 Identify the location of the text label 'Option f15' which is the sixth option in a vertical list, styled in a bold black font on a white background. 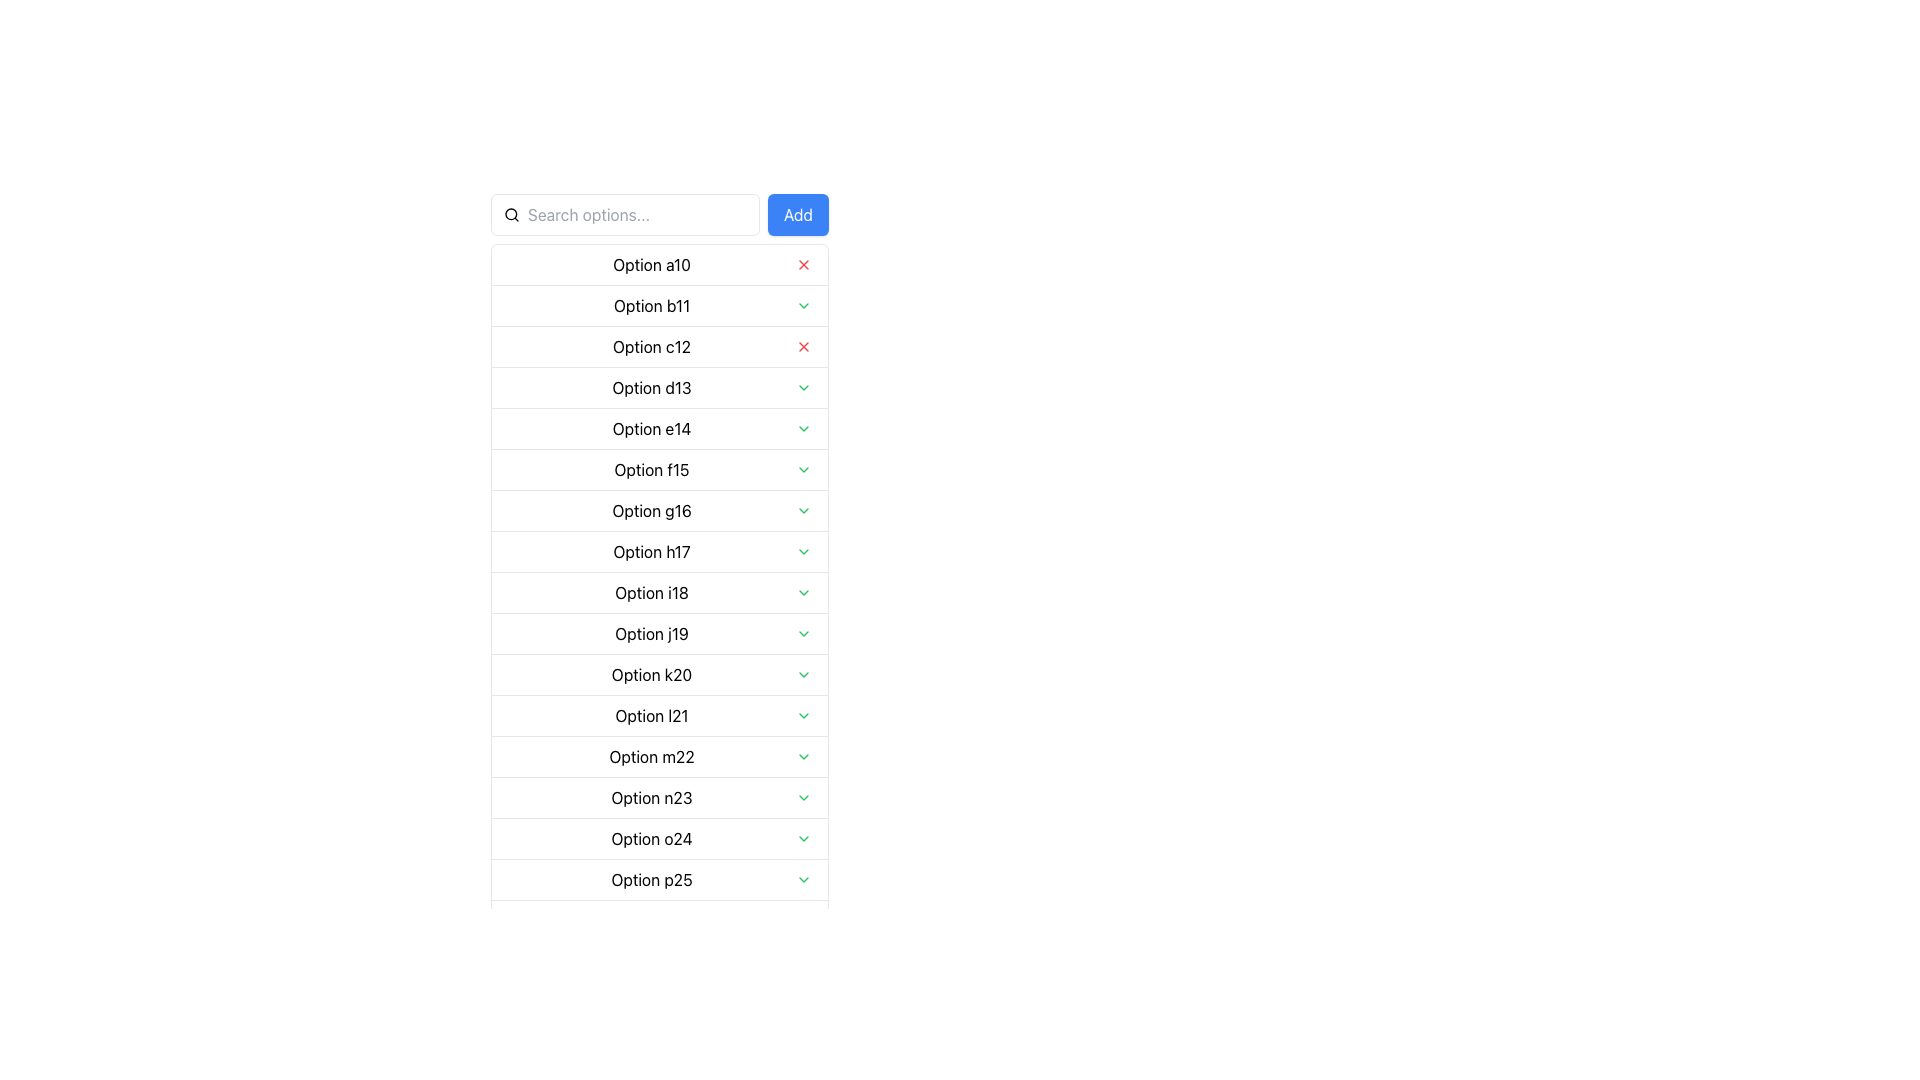
(652, 470).